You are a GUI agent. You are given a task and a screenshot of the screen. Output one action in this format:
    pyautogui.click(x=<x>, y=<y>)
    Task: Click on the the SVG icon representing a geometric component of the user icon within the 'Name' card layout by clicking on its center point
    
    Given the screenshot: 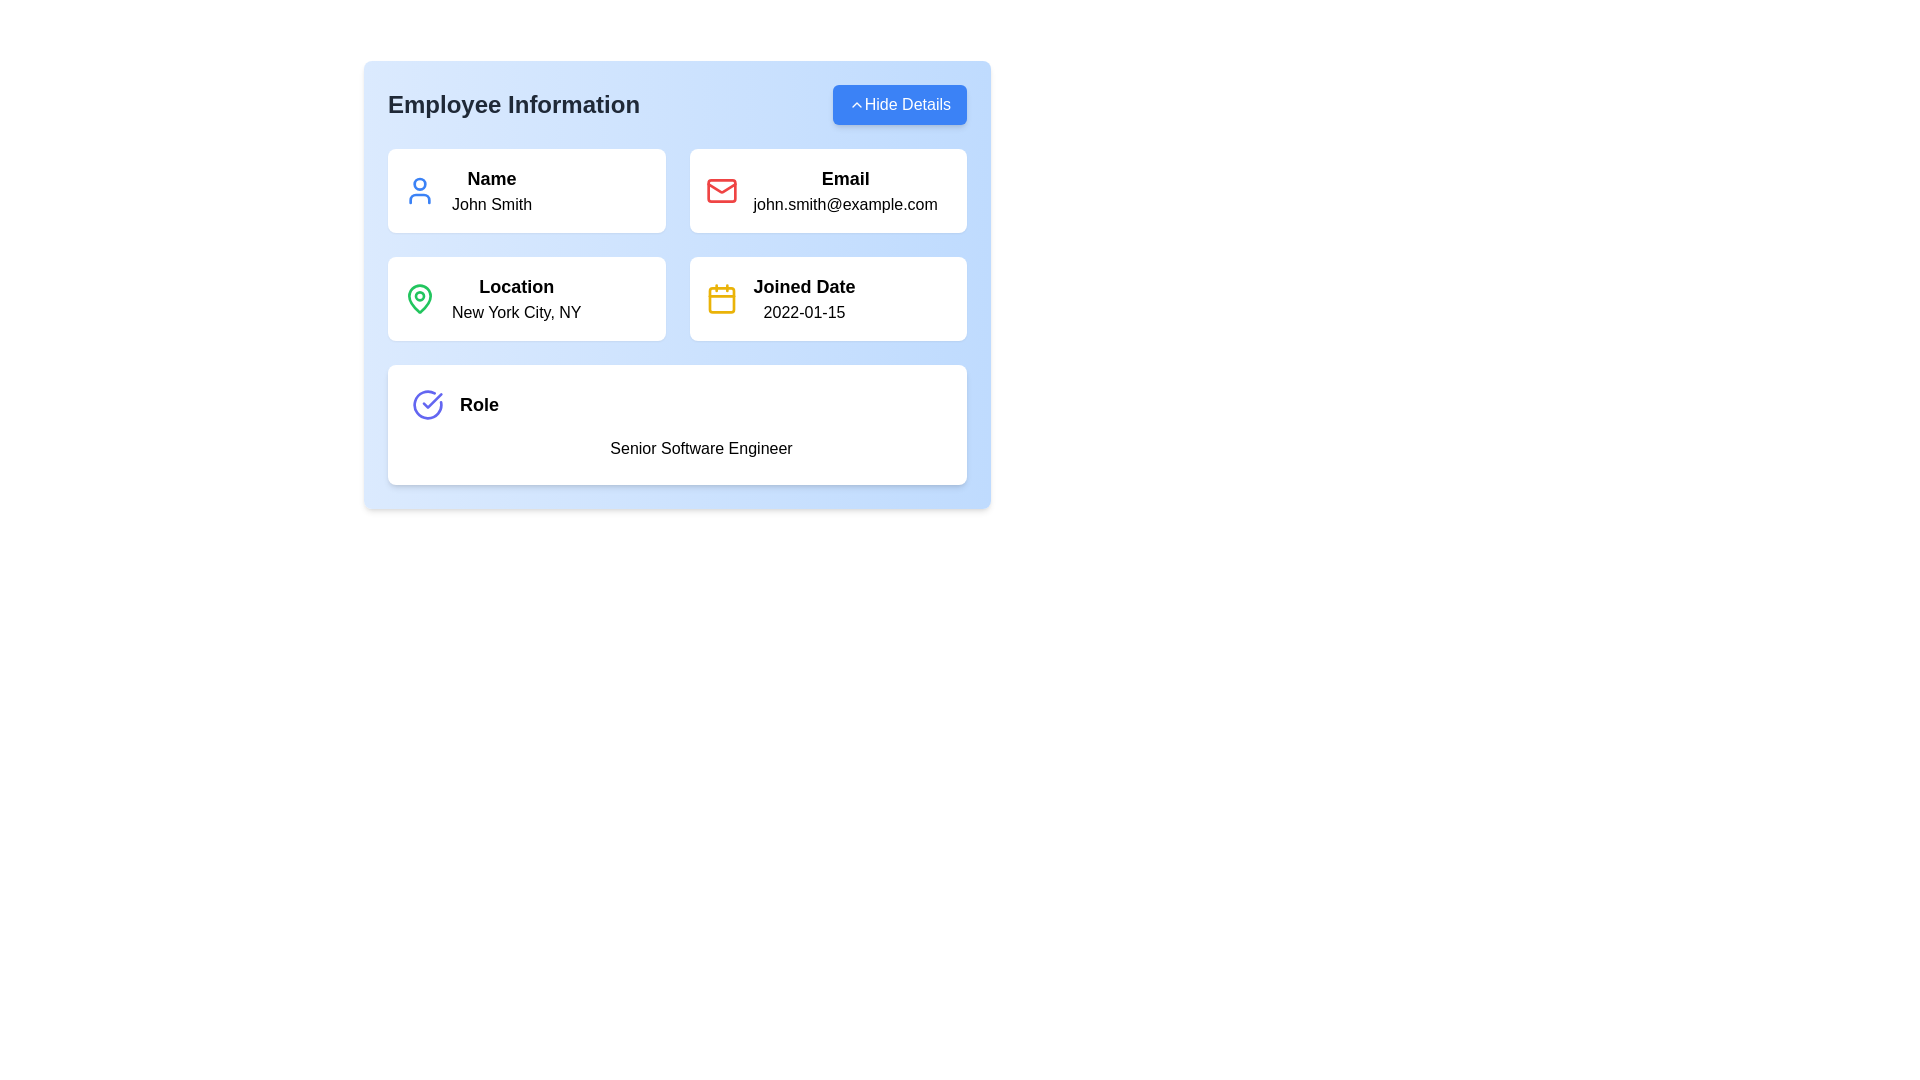 What is the action you would take?
    pyautogui.click(x=419, y=199)
    